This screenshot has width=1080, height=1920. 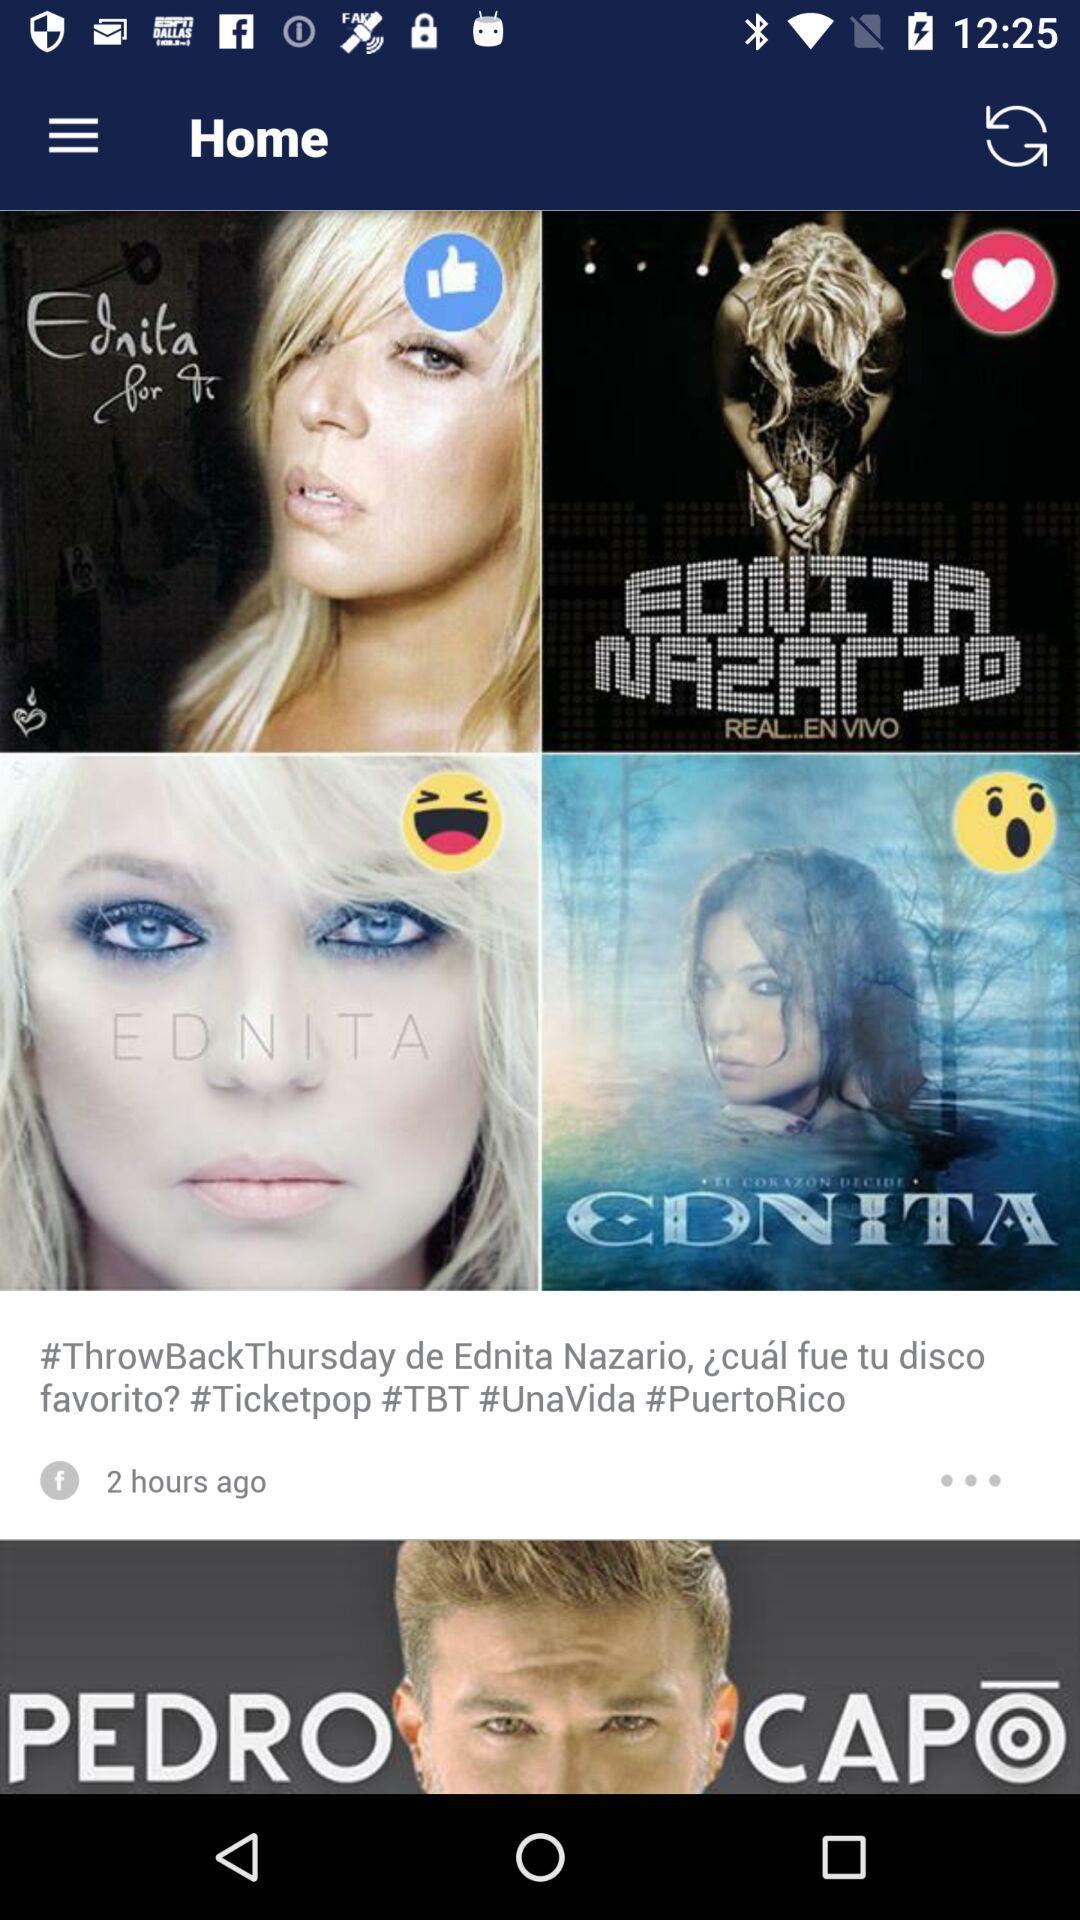 I want to click on item below the throwbackthursday de ednita item, so click(x=186, y=1480).